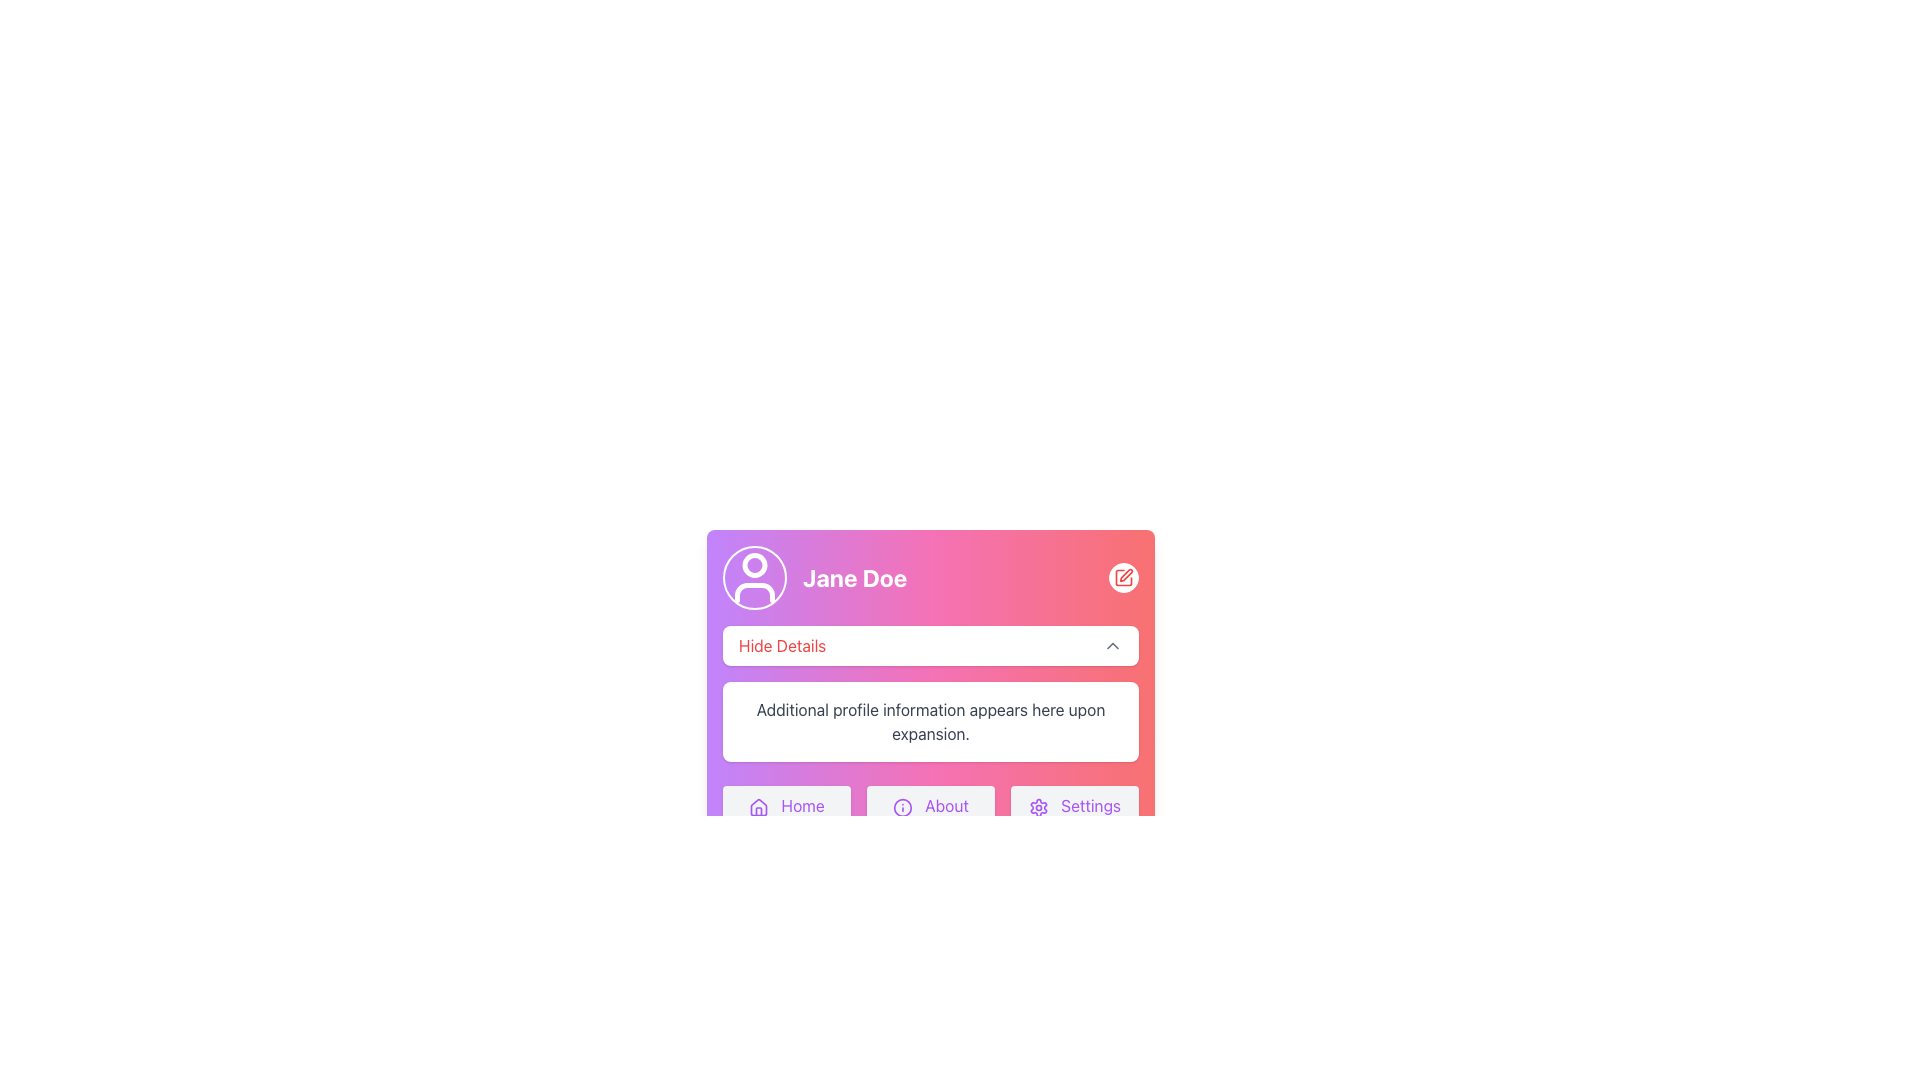 The height and width of the screenshot is (1080, 1920). What do you see at coordinates (1123, 578) in the screenshot?
I see `the edit icon button located at the top-right corner of the profile card, next to 'Jane Doe'` at bounding box center [1123, 578].